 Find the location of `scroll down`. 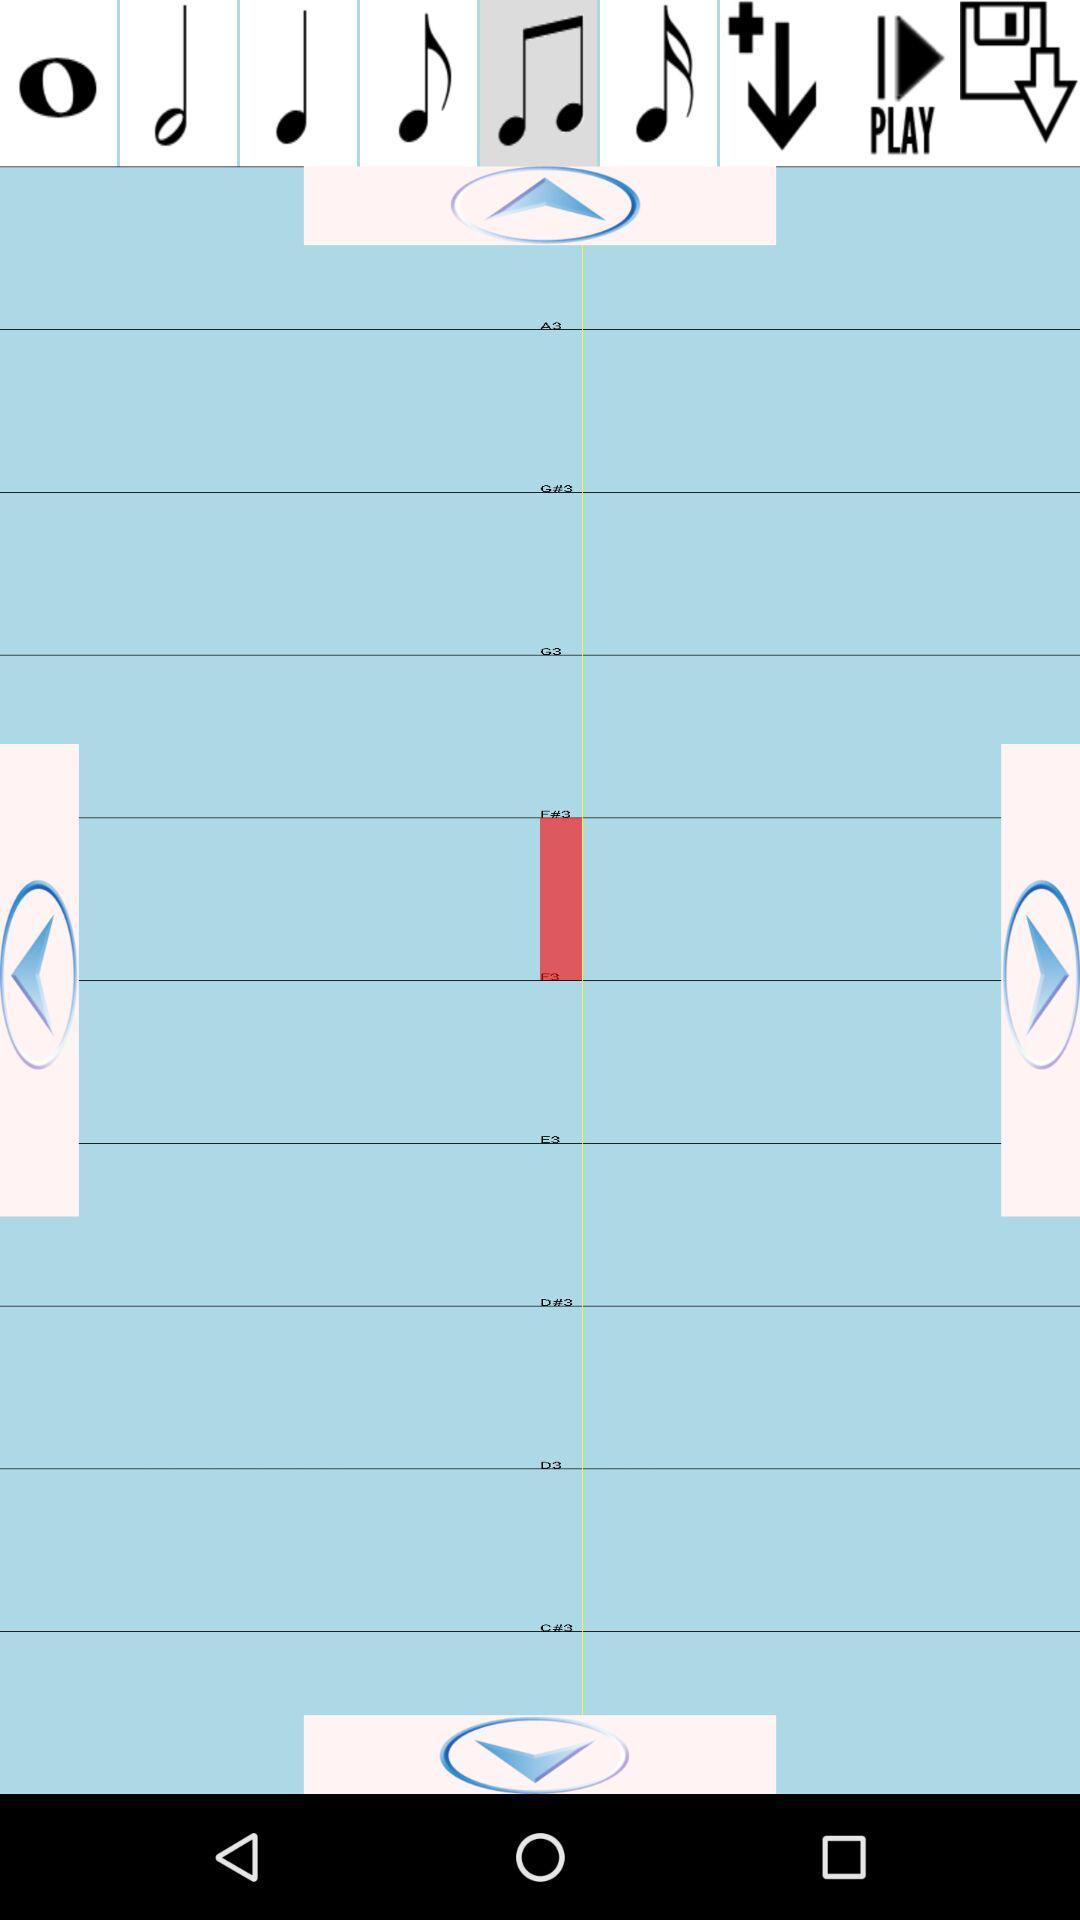

scroll down is located at coordinates (1019, 82).